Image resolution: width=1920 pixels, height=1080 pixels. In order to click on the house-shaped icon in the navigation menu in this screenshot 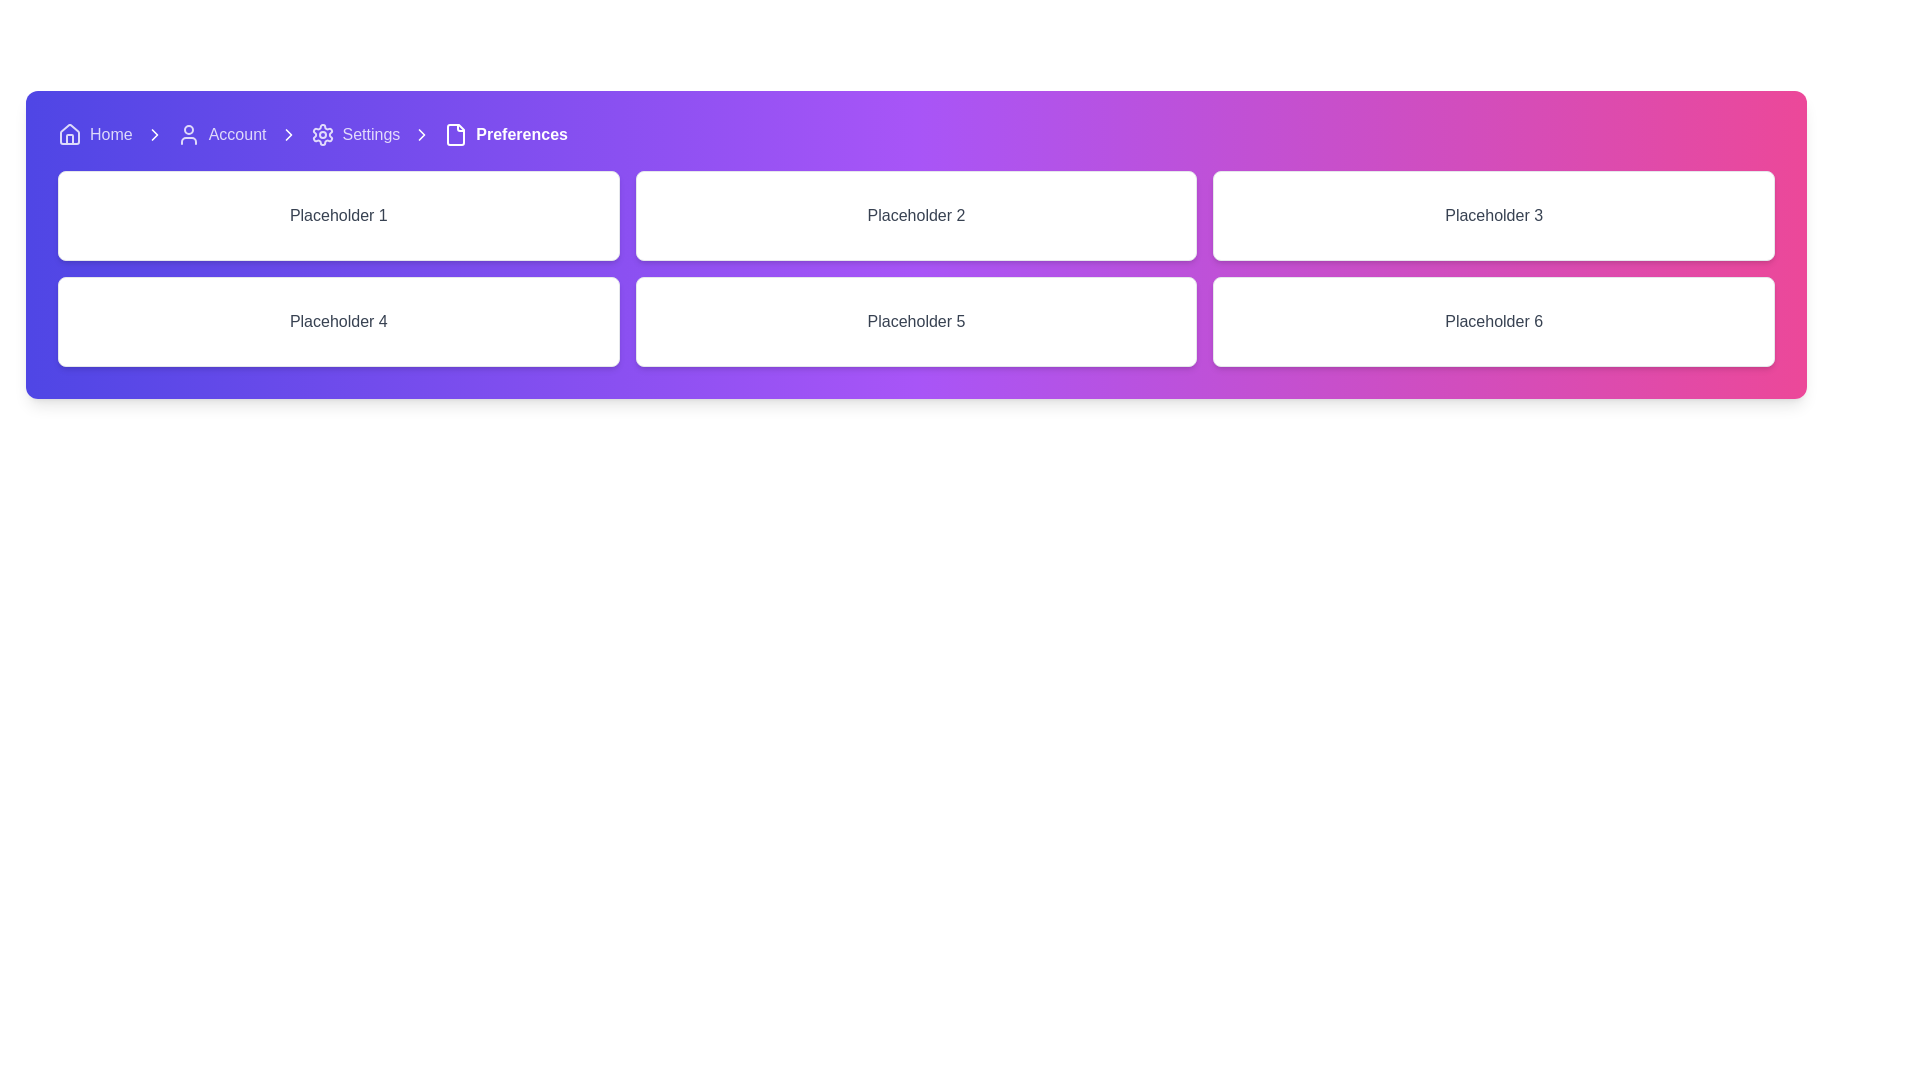, I will do `click(70, 135)`.